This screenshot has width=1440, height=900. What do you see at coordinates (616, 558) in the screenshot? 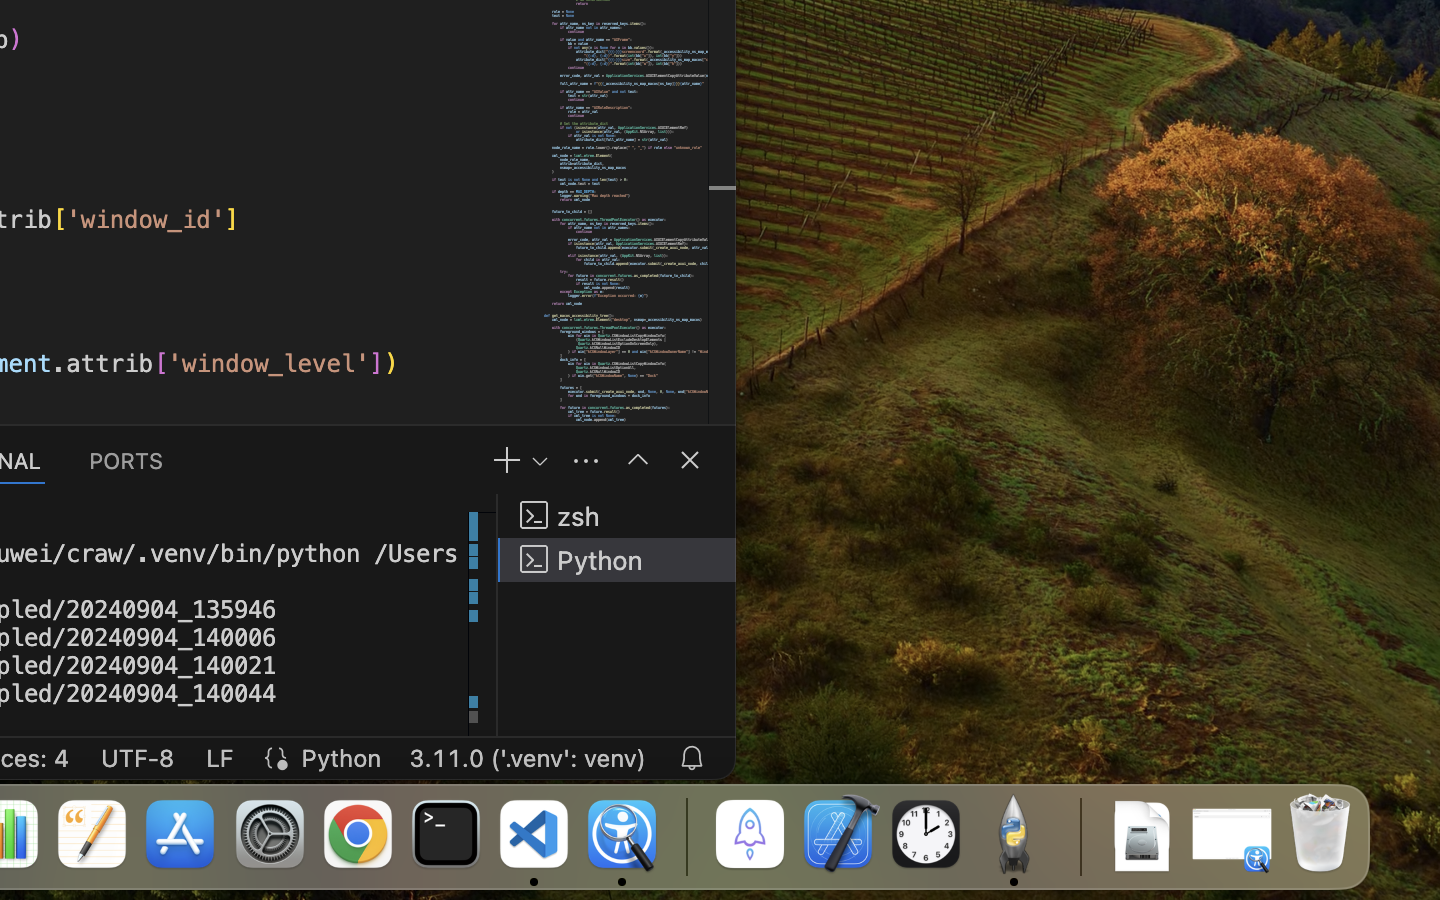
I see `'Python '` at bounding box center [616, 558].